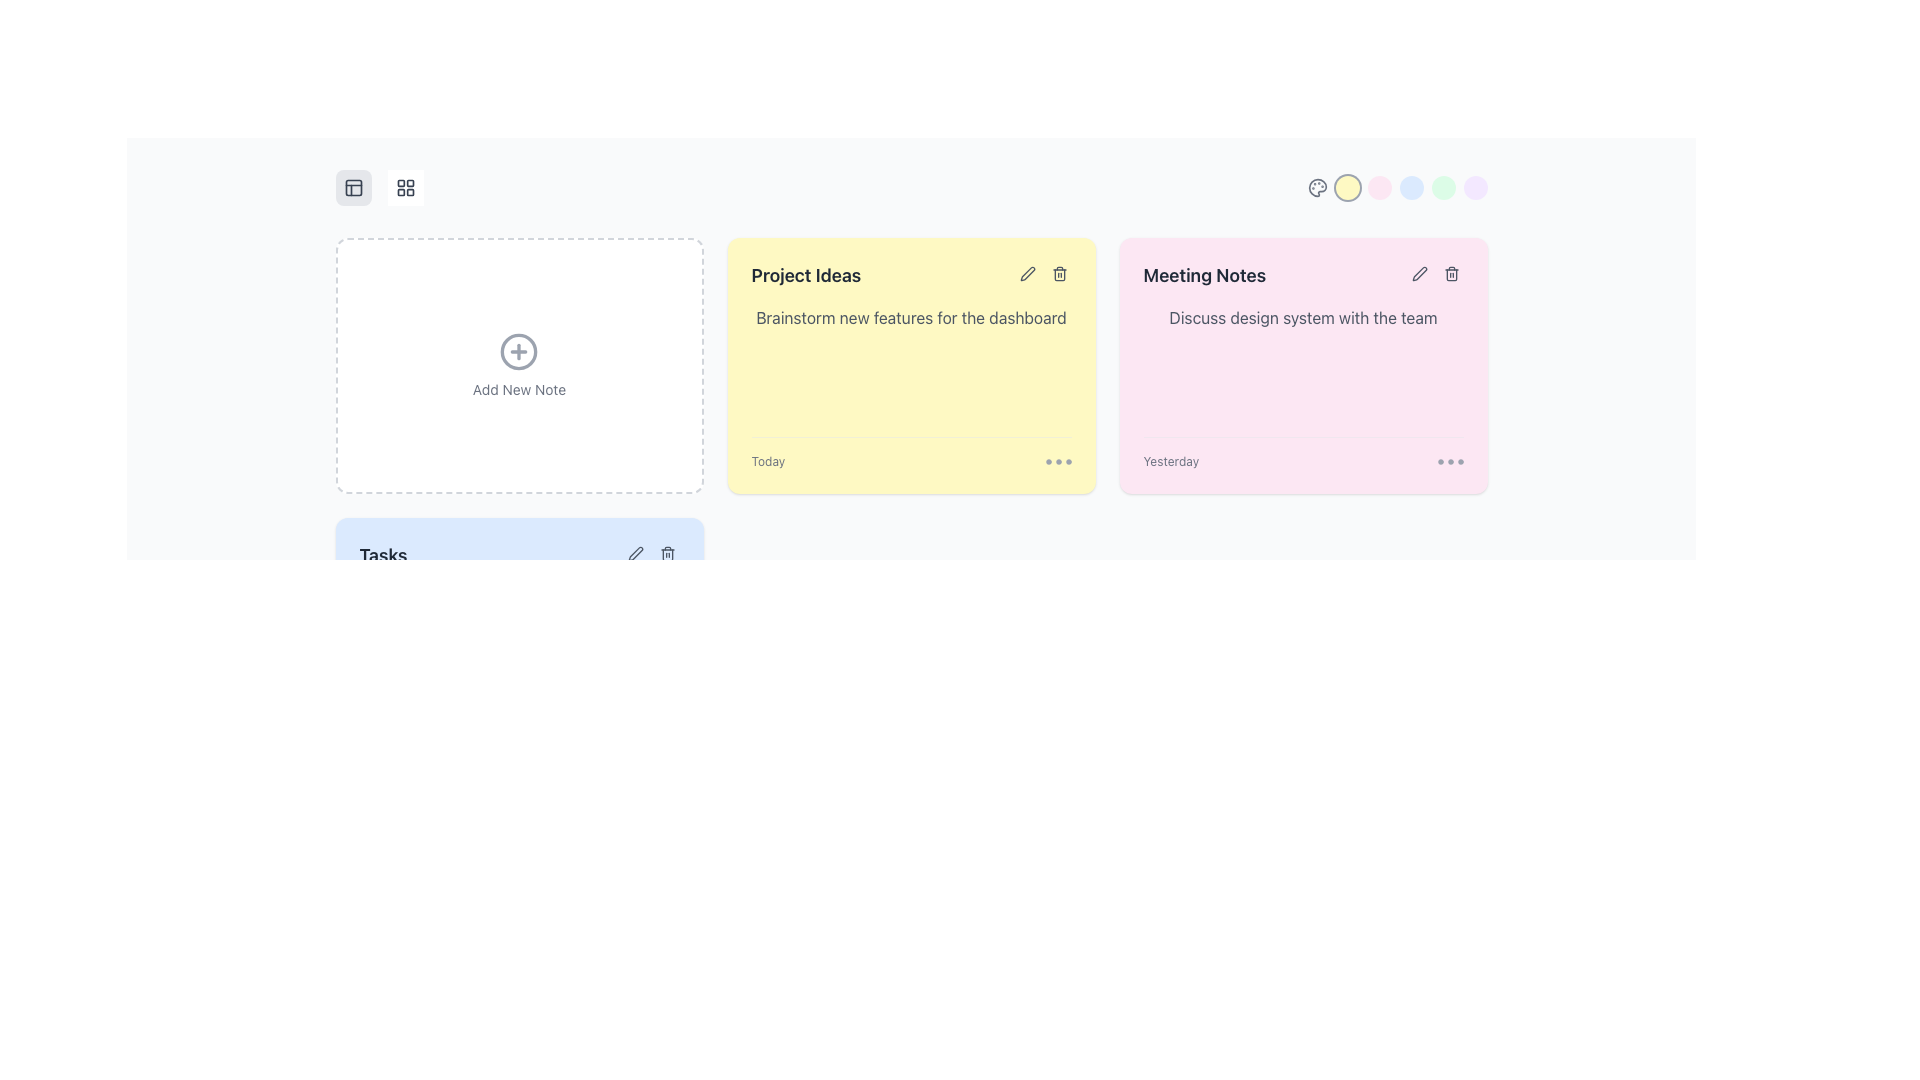 This screenshot has height=1080, width=1920. I want to click on the edit button located in the top-right corner of the 'Meeting Notes' card to allow the user to modify the content, so click(1418, 273).